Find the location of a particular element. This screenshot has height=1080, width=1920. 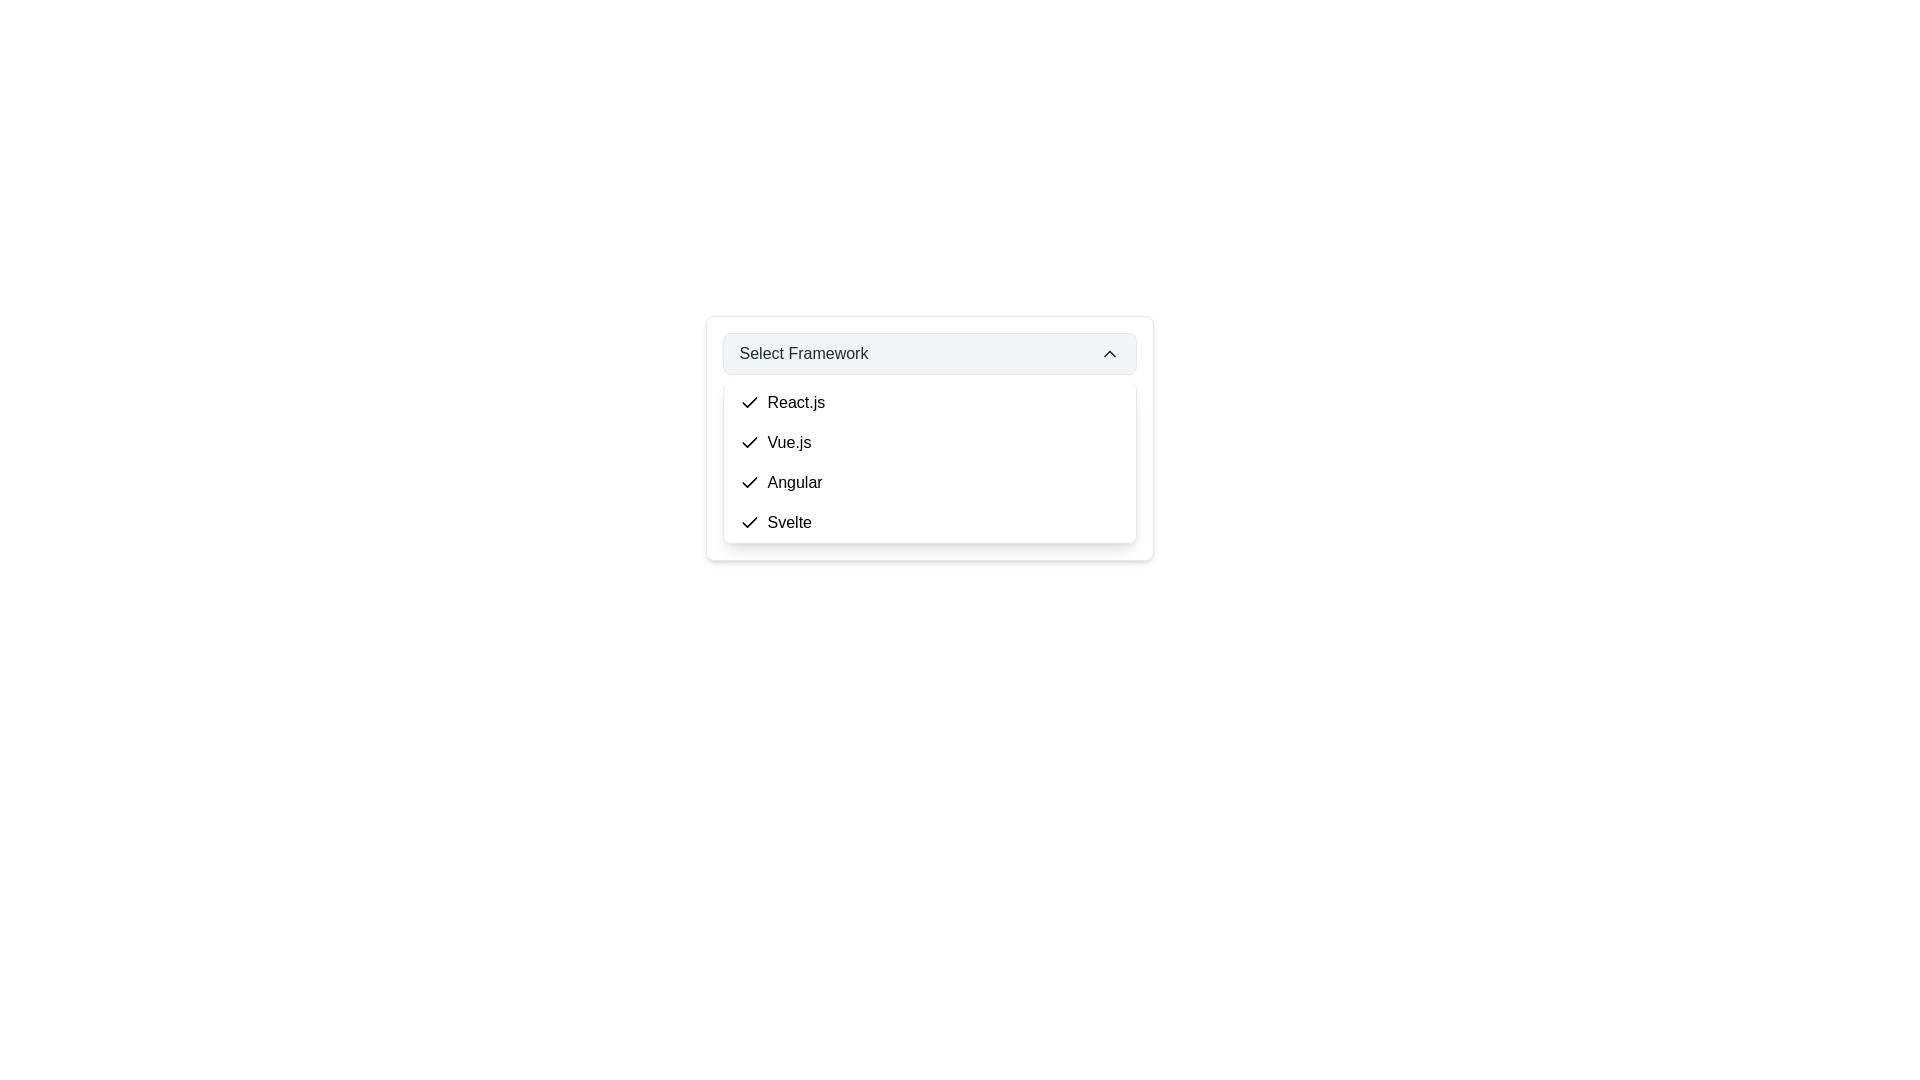

the selected checkmark icon located to the left of the 'React.js' text in the dropdown menu labeled 'Select Framework' is located at coordinates (748, 402).